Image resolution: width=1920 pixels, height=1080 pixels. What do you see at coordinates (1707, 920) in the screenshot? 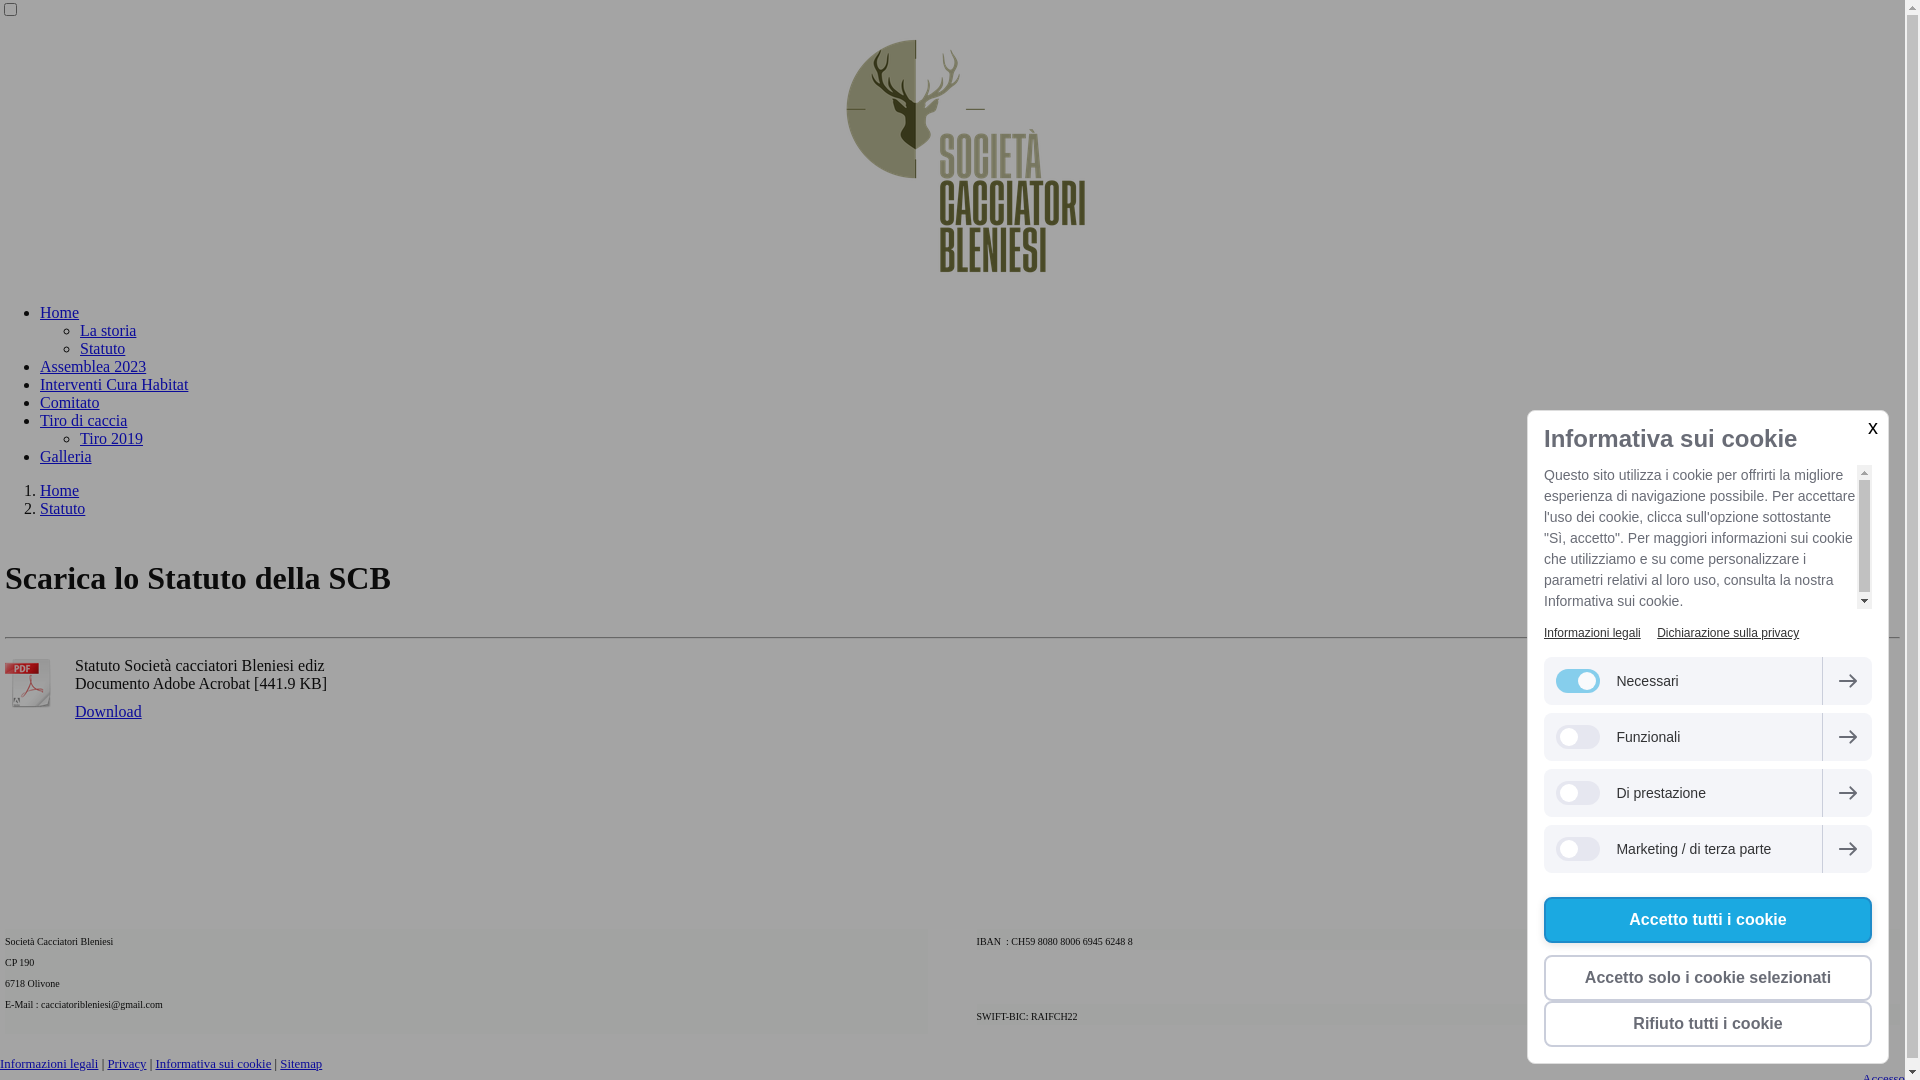
I see `'Accetto tutti i cookie'` at bounding box center [1707, 920].